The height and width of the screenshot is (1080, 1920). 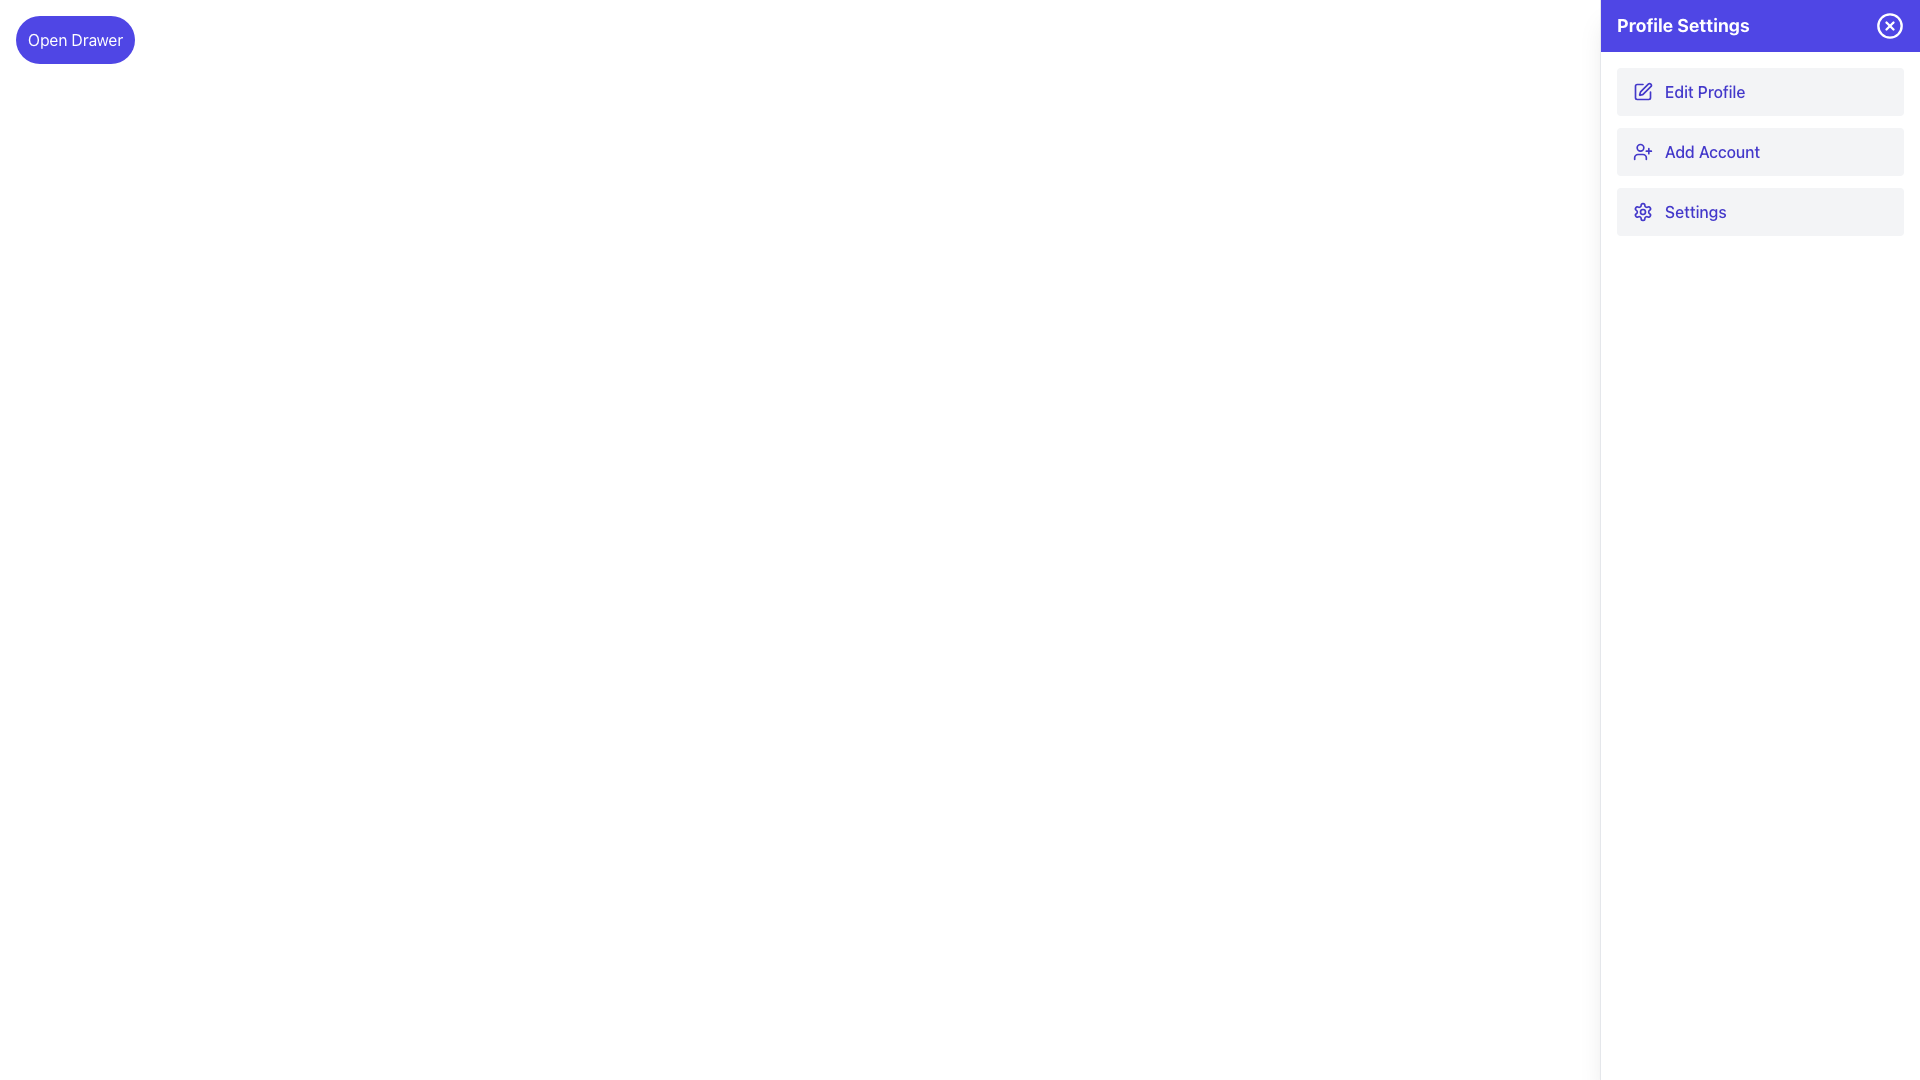 What do you see at coordinates (1642, 212) in the screenshot?
I see `the cogwheel settings icon, which is located in the top-right corner of the 'Profile Settings' panel` at bounding box center [1642, 212].